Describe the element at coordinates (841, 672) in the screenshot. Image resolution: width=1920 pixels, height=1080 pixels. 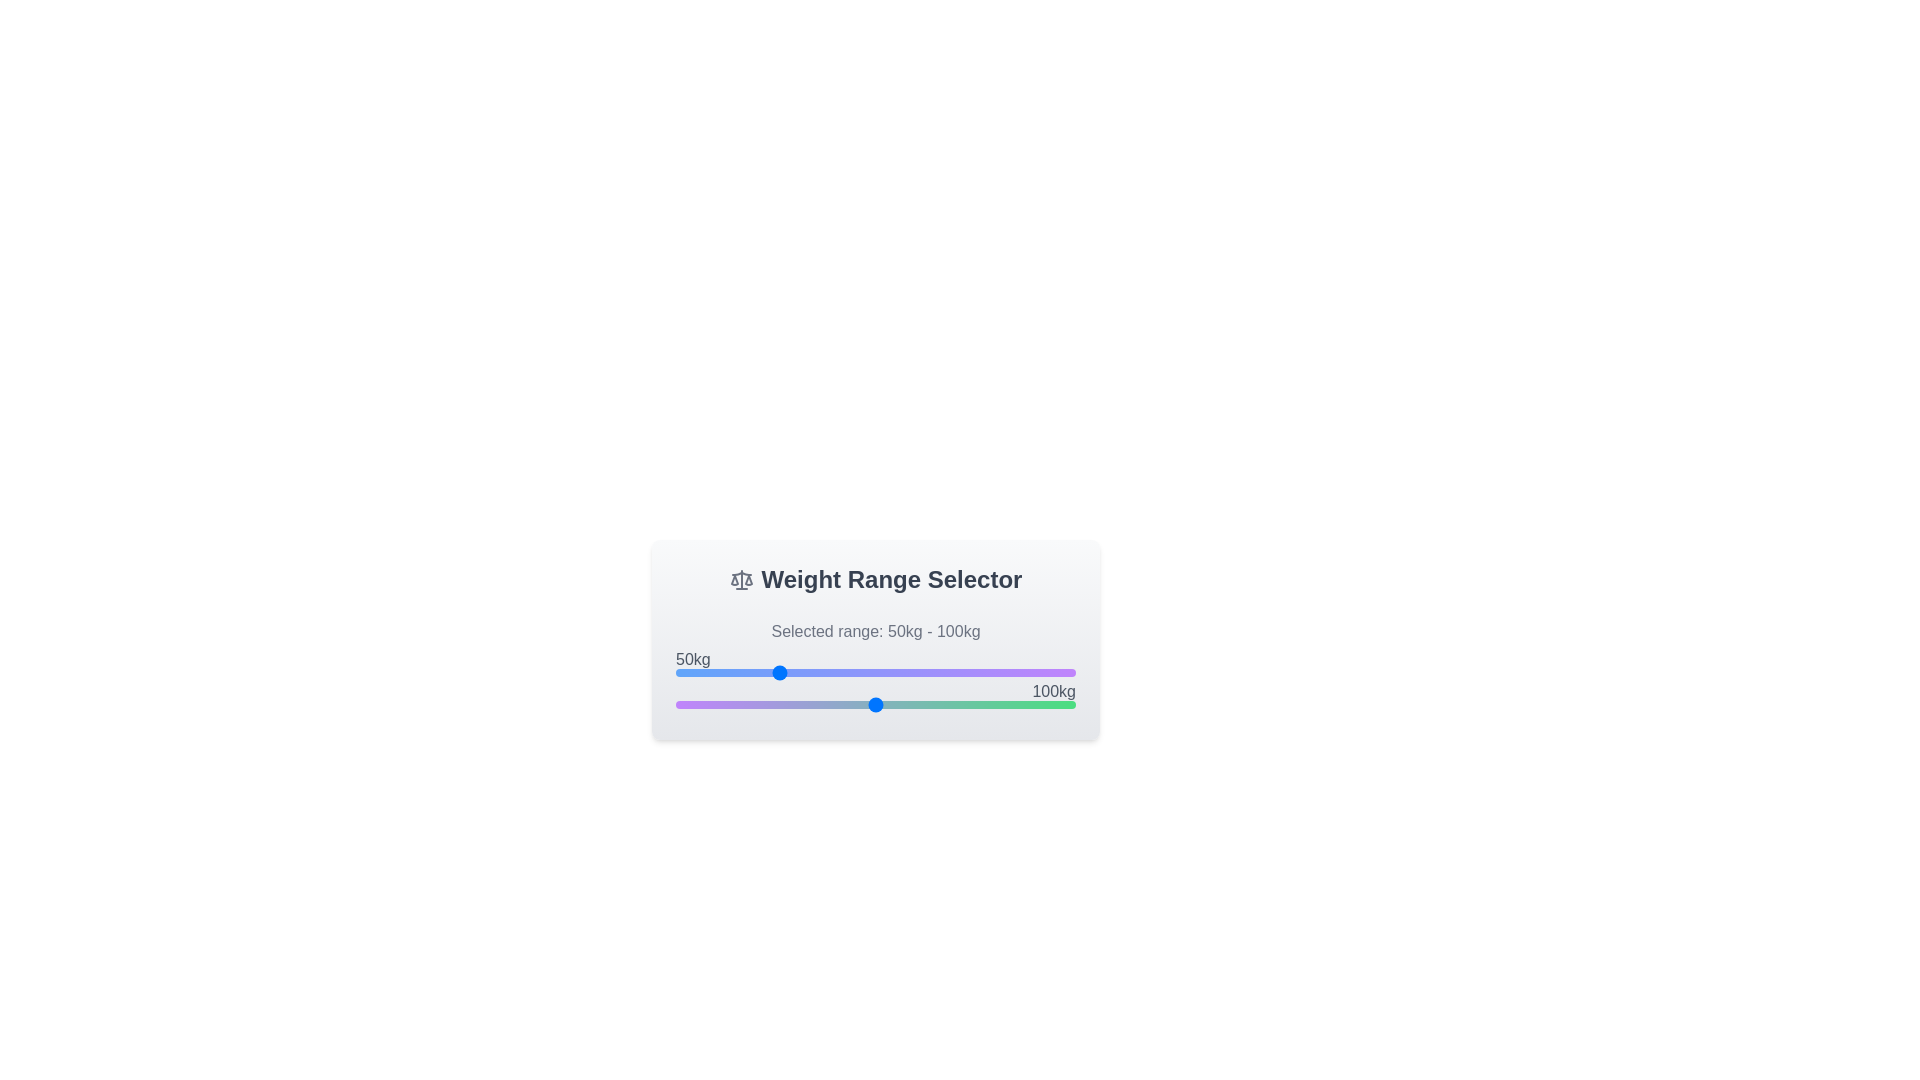
I see `the left slider to set the minimum weight to 83 kg` at that location.